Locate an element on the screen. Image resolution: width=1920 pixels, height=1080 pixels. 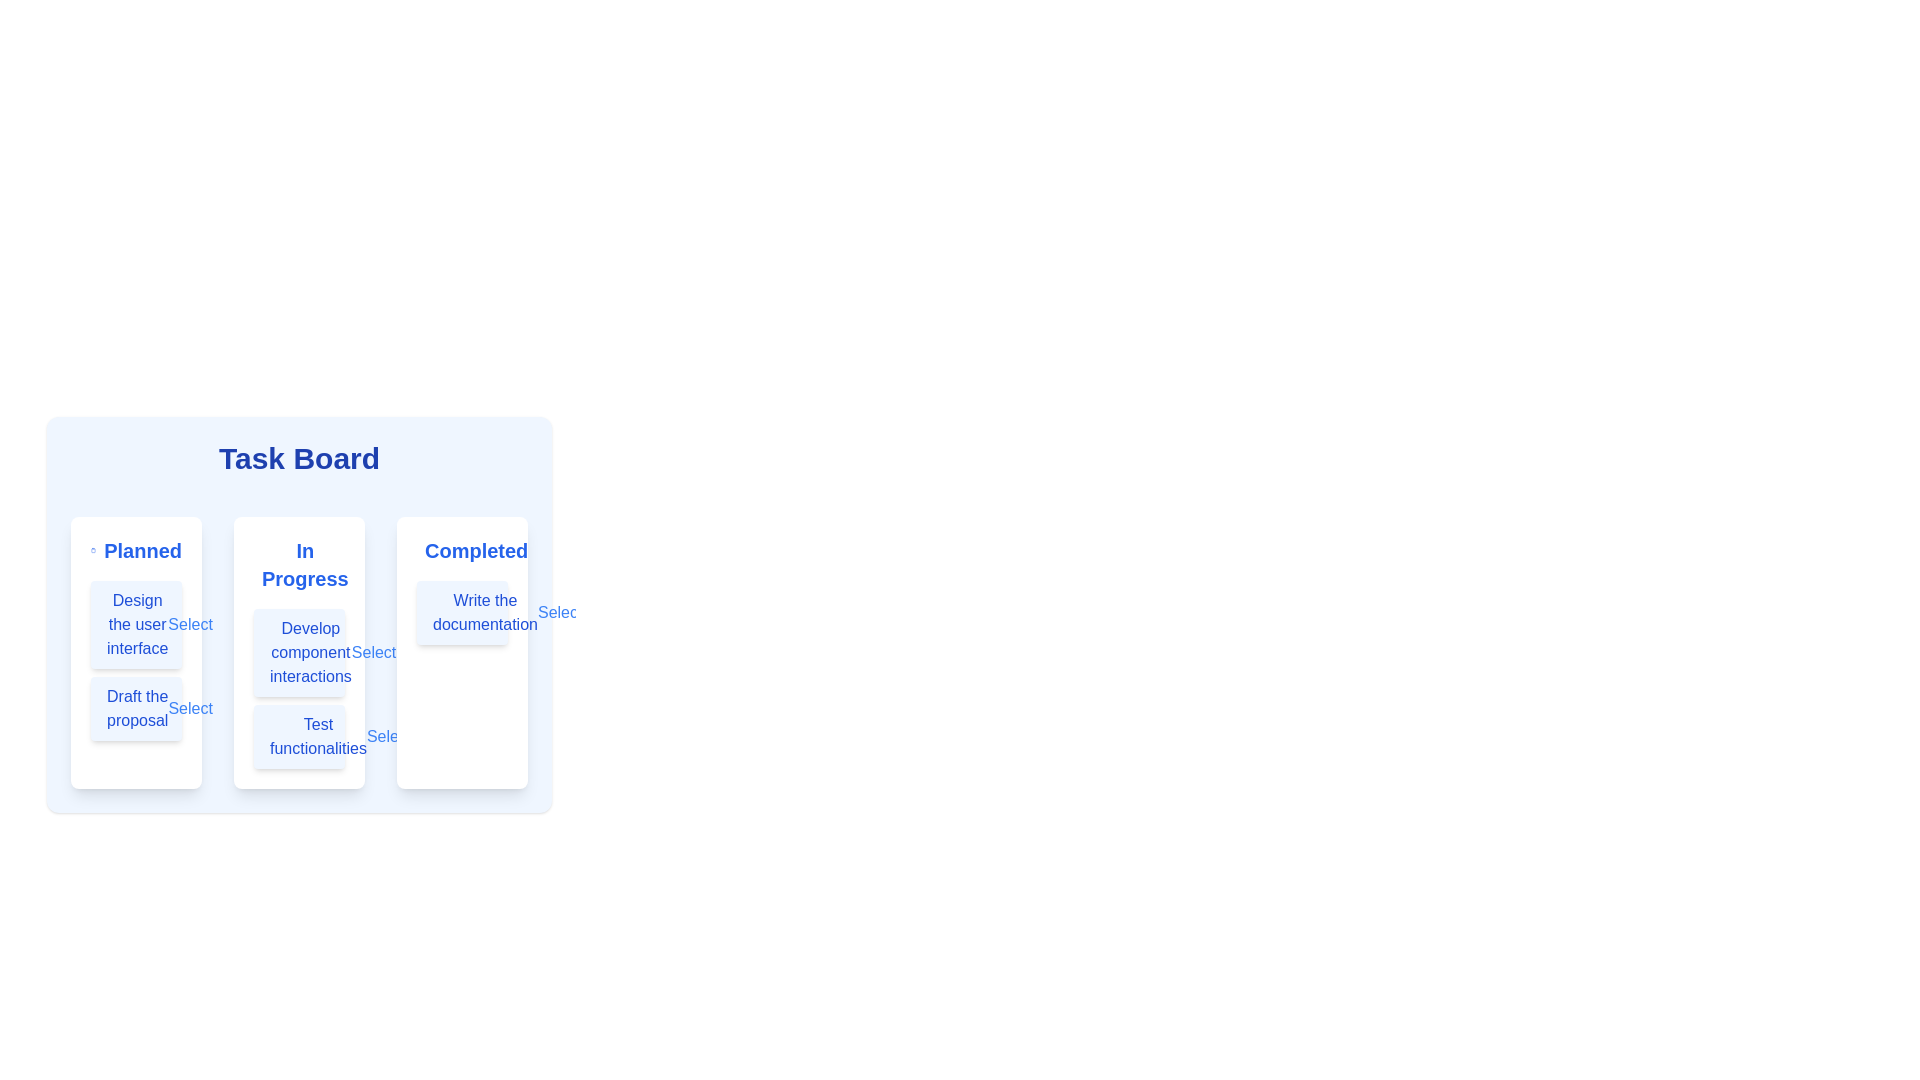
the 'Completed' status label with checkmark icon located in the 'Completed' section of the task board interface is located at coordinates (461, 551).